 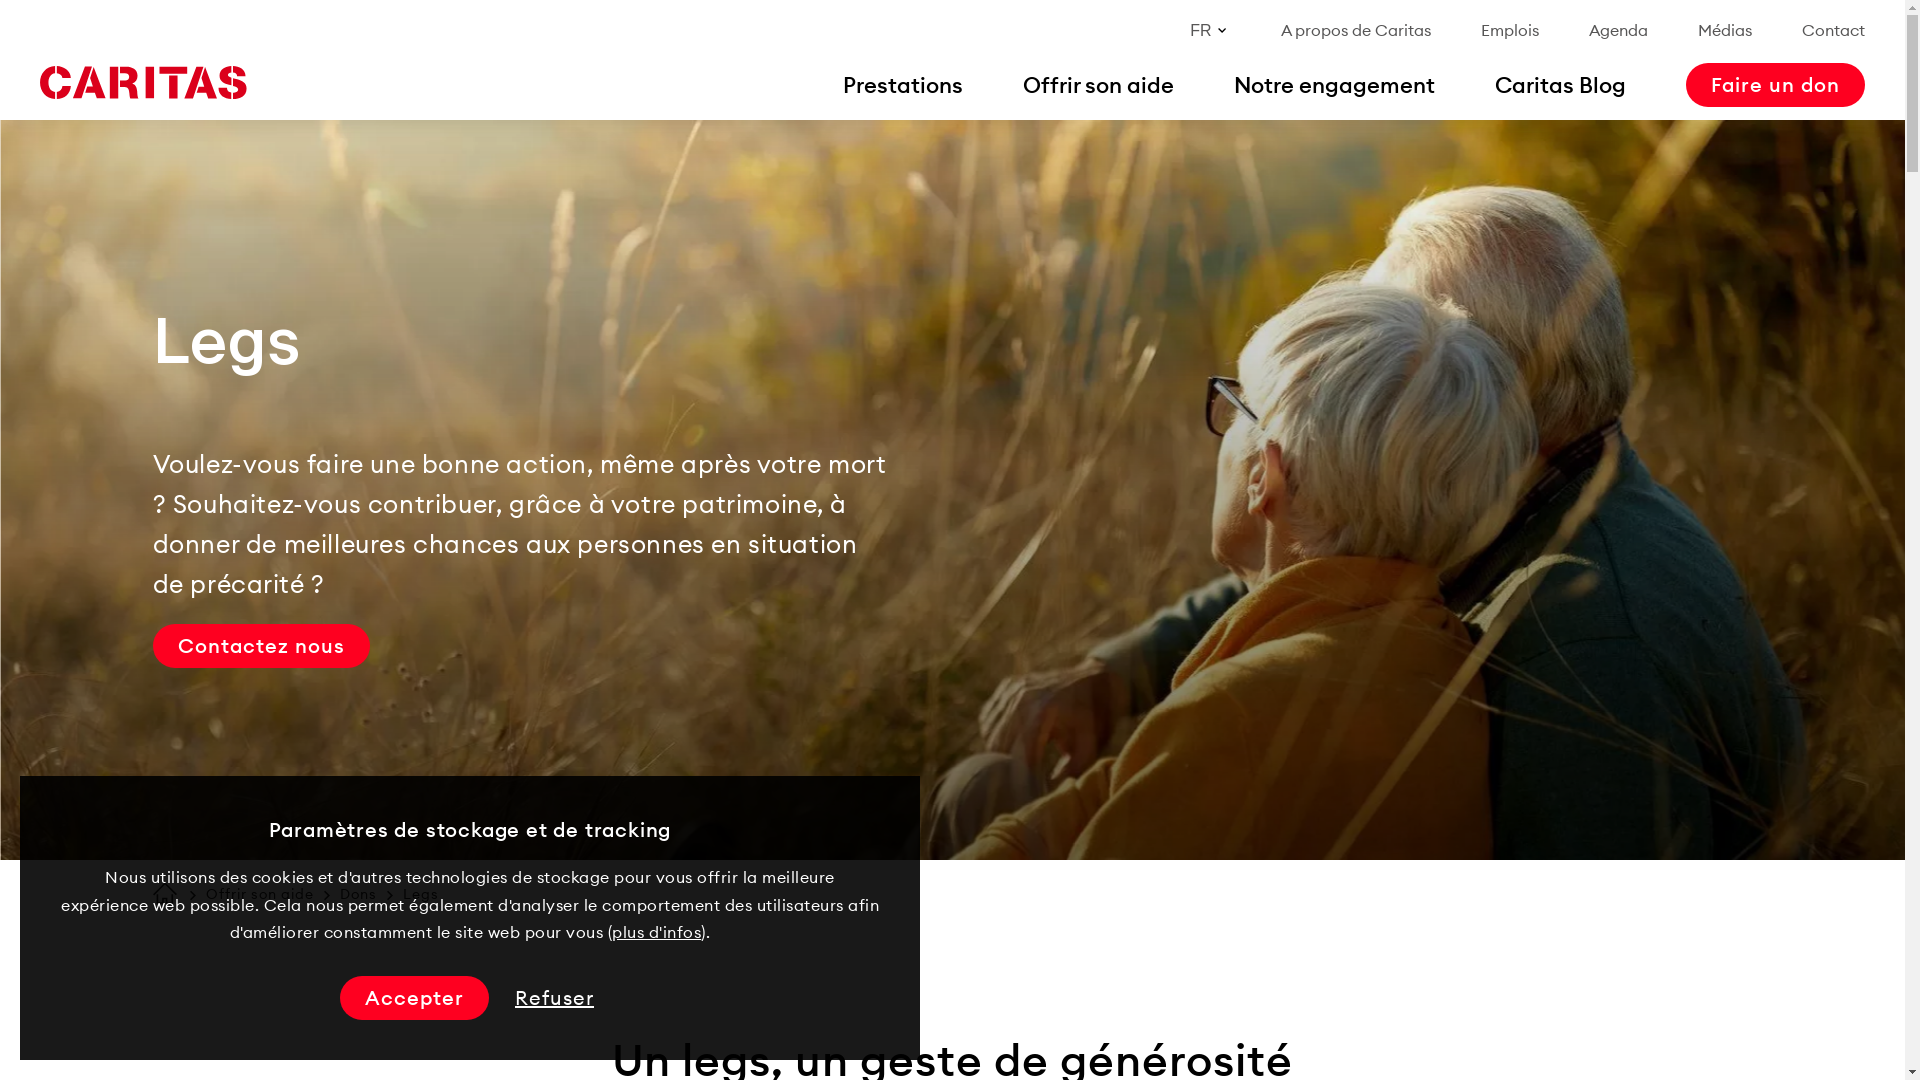 What do you see at coordinates (1510, 30) in the screenshot?
I see `'Emplois'` at bounding box center [1510, 30].